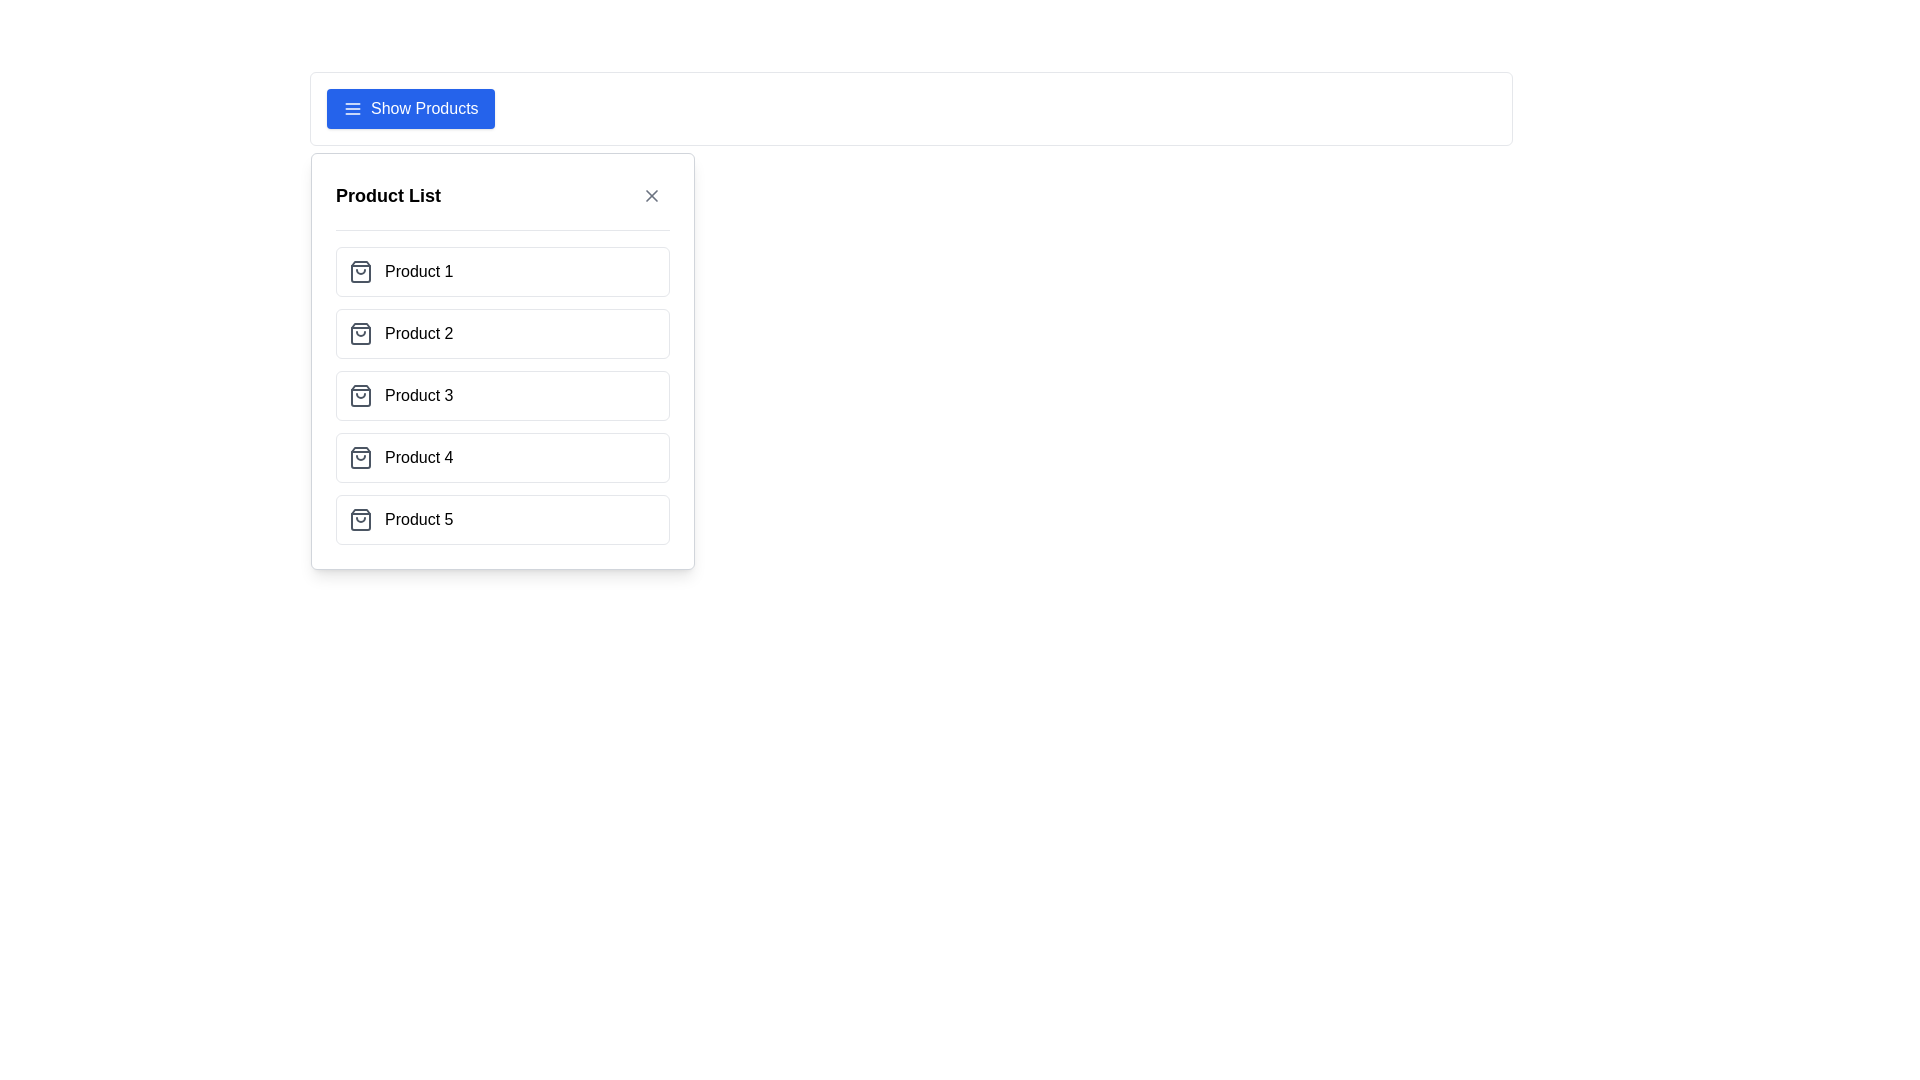  I want to click on the second Text label in the 'Product List' modal card that displays the product name, so click(418, 333).